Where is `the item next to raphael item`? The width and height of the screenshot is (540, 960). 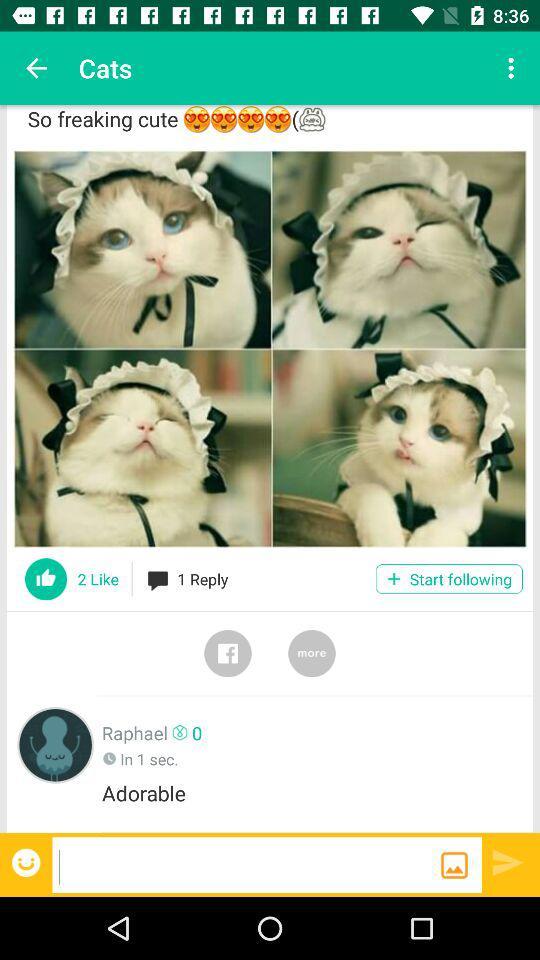
the item next to raphael item is located at coordinates (55, 744).